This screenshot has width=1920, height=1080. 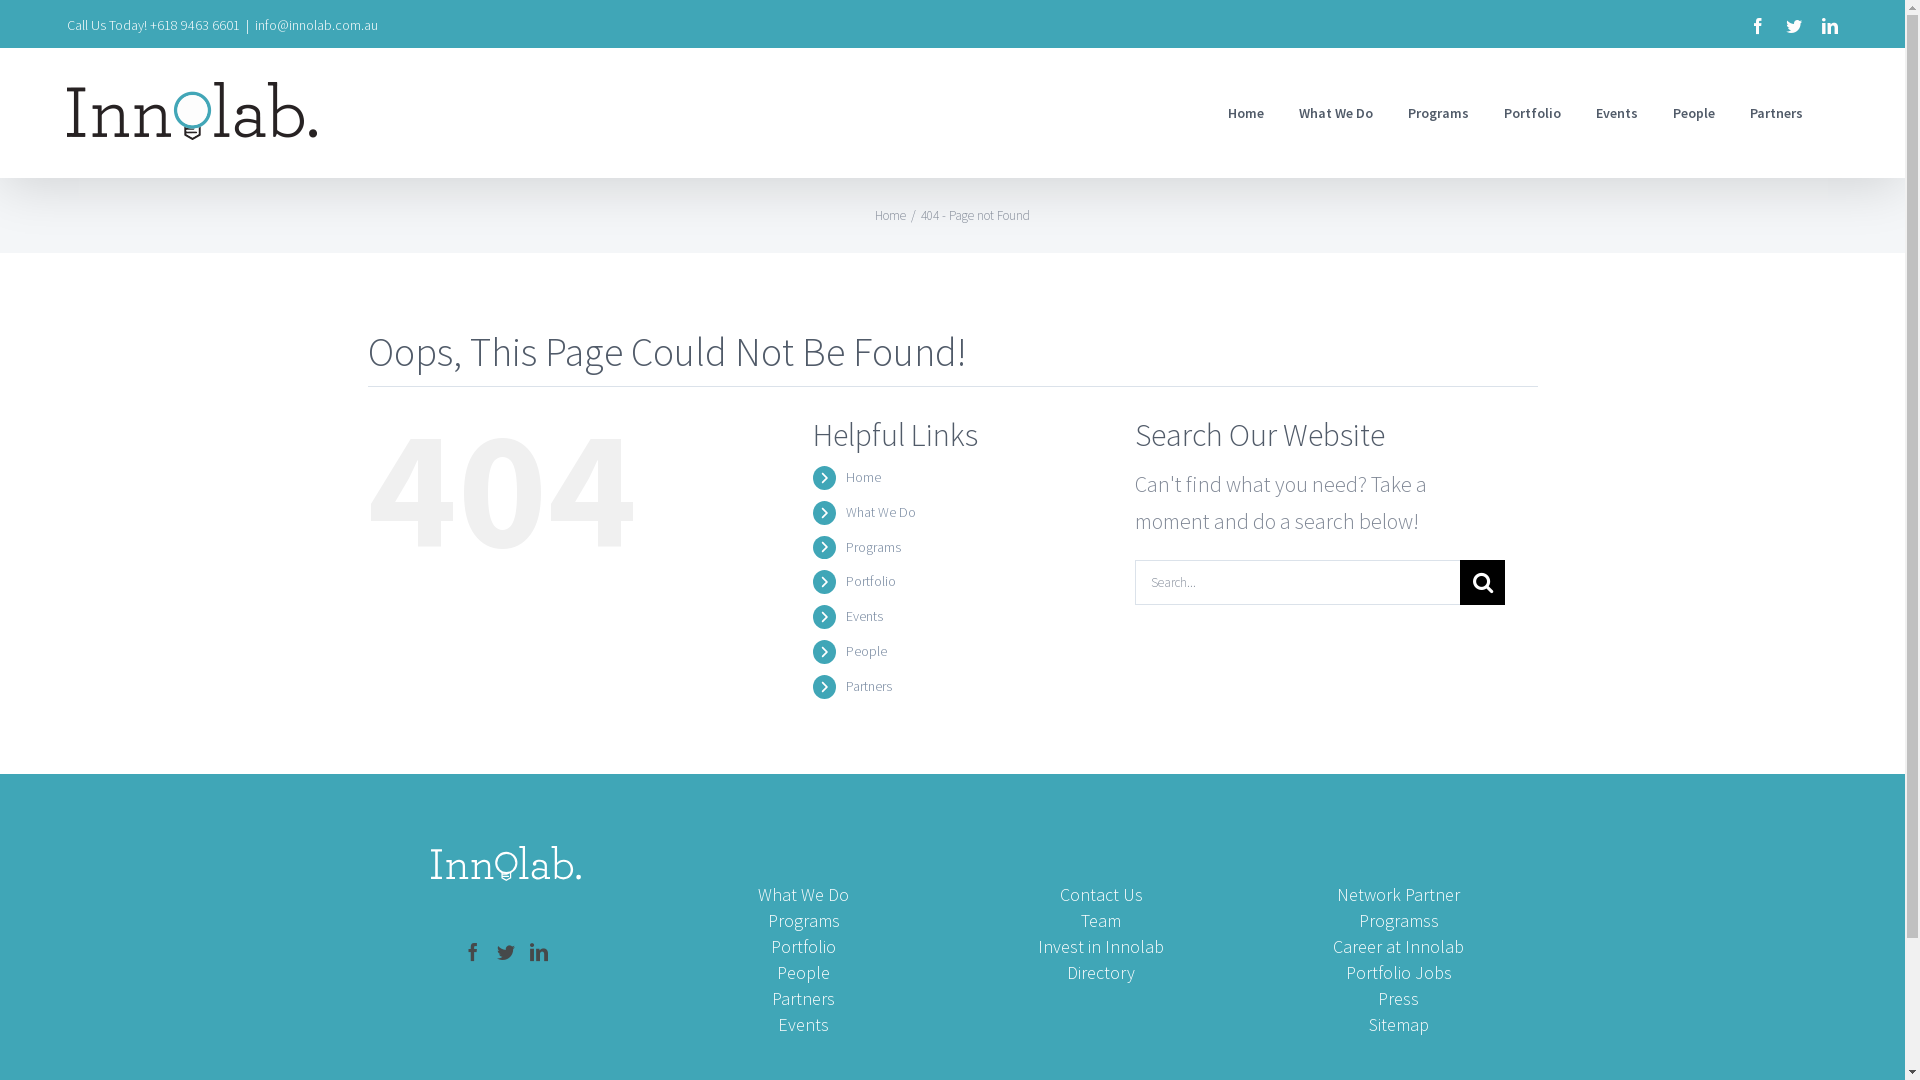 I want to click on 'LinkedIn', so click(x=1829, y=26).